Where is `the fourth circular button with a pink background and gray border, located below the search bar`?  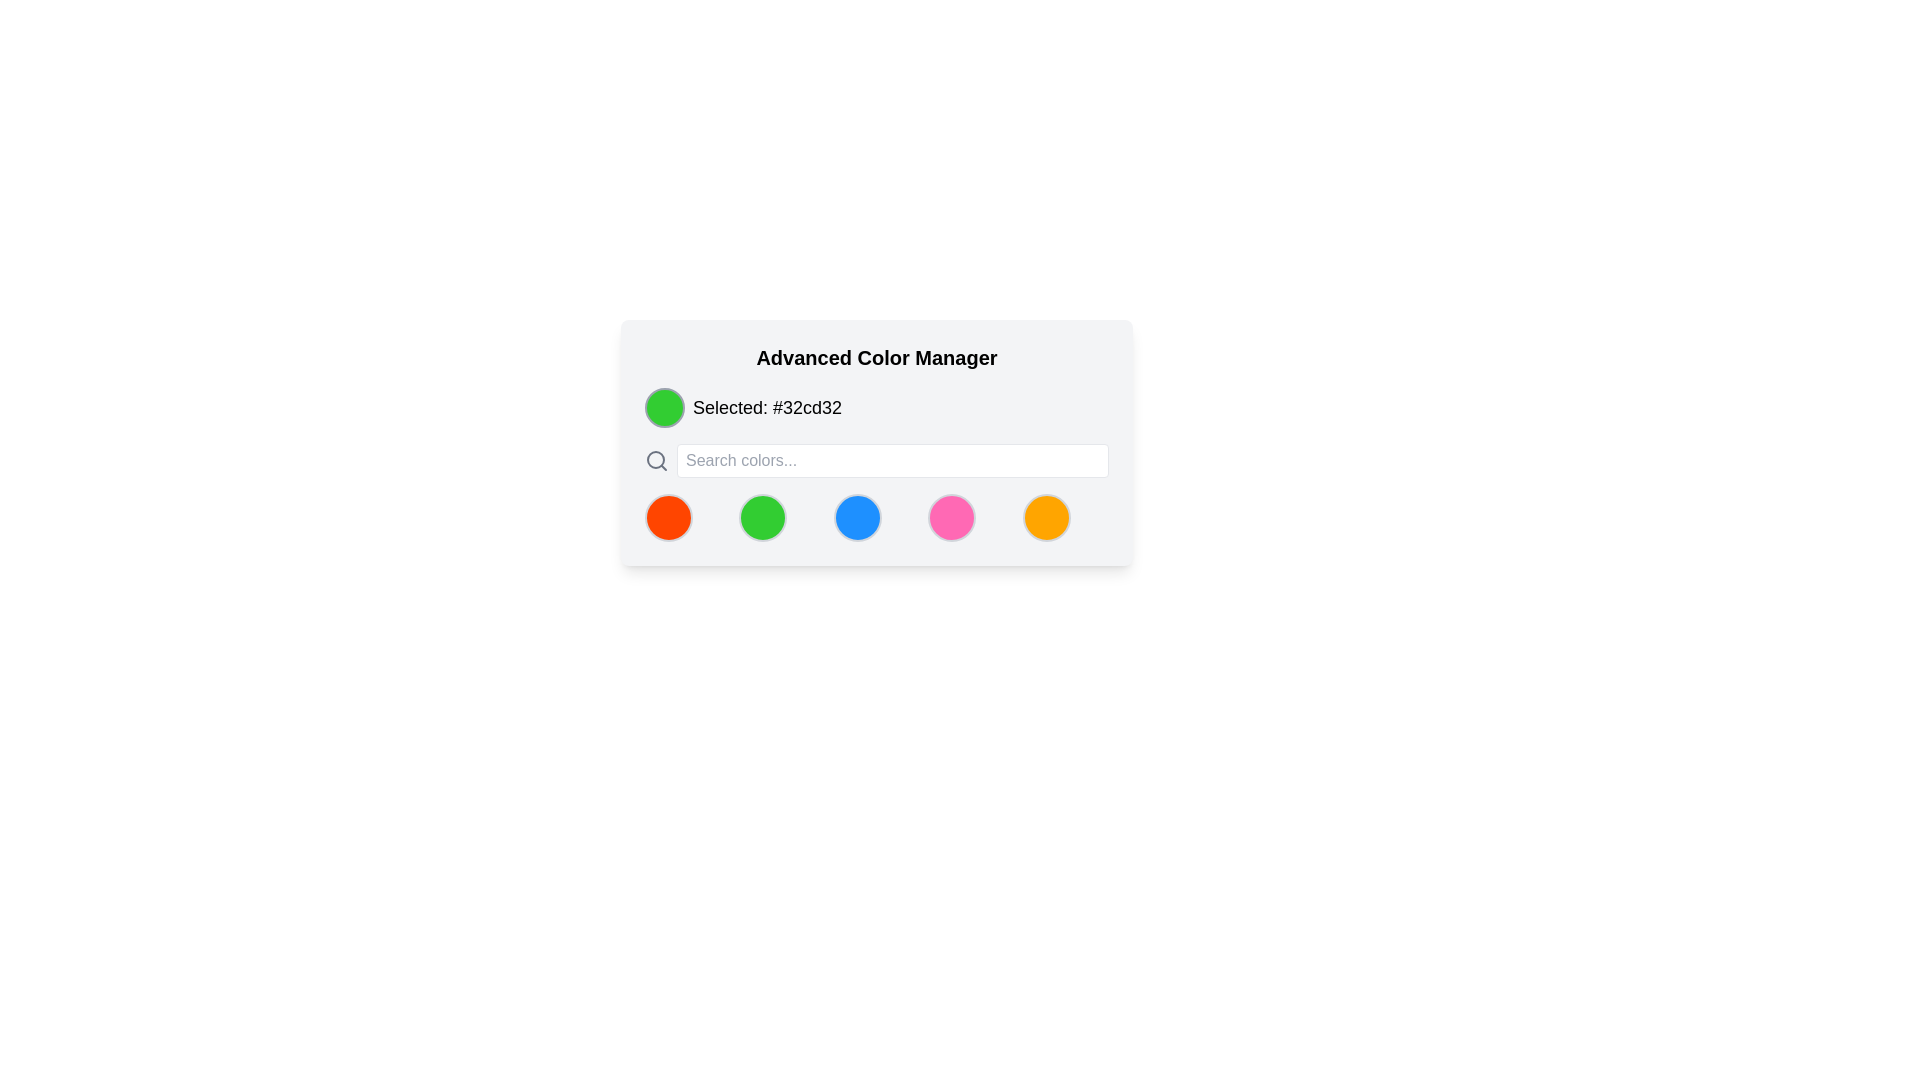
the fourth circular button with a pink background and gray border, located below the search bar is located at coordinates (951, 516).